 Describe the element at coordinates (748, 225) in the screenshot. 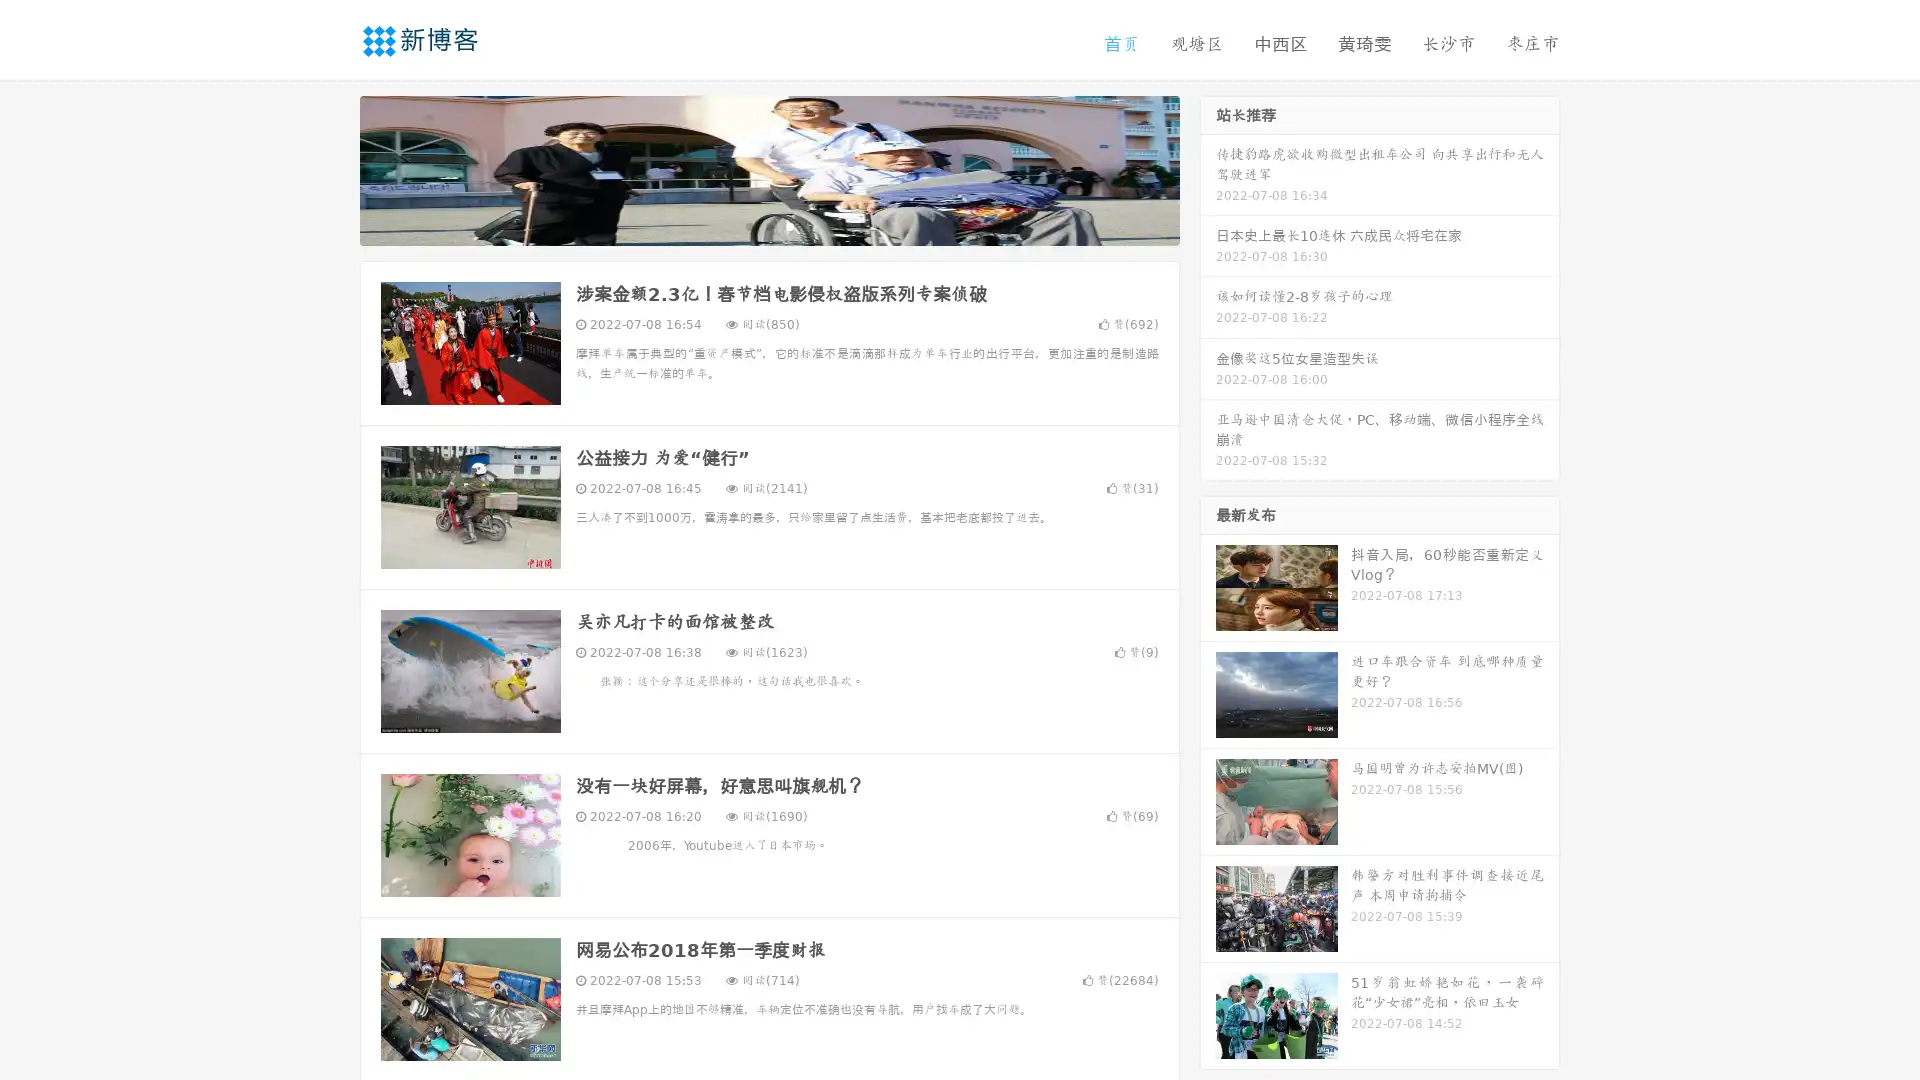

I see `Go to slide 1` at that location.